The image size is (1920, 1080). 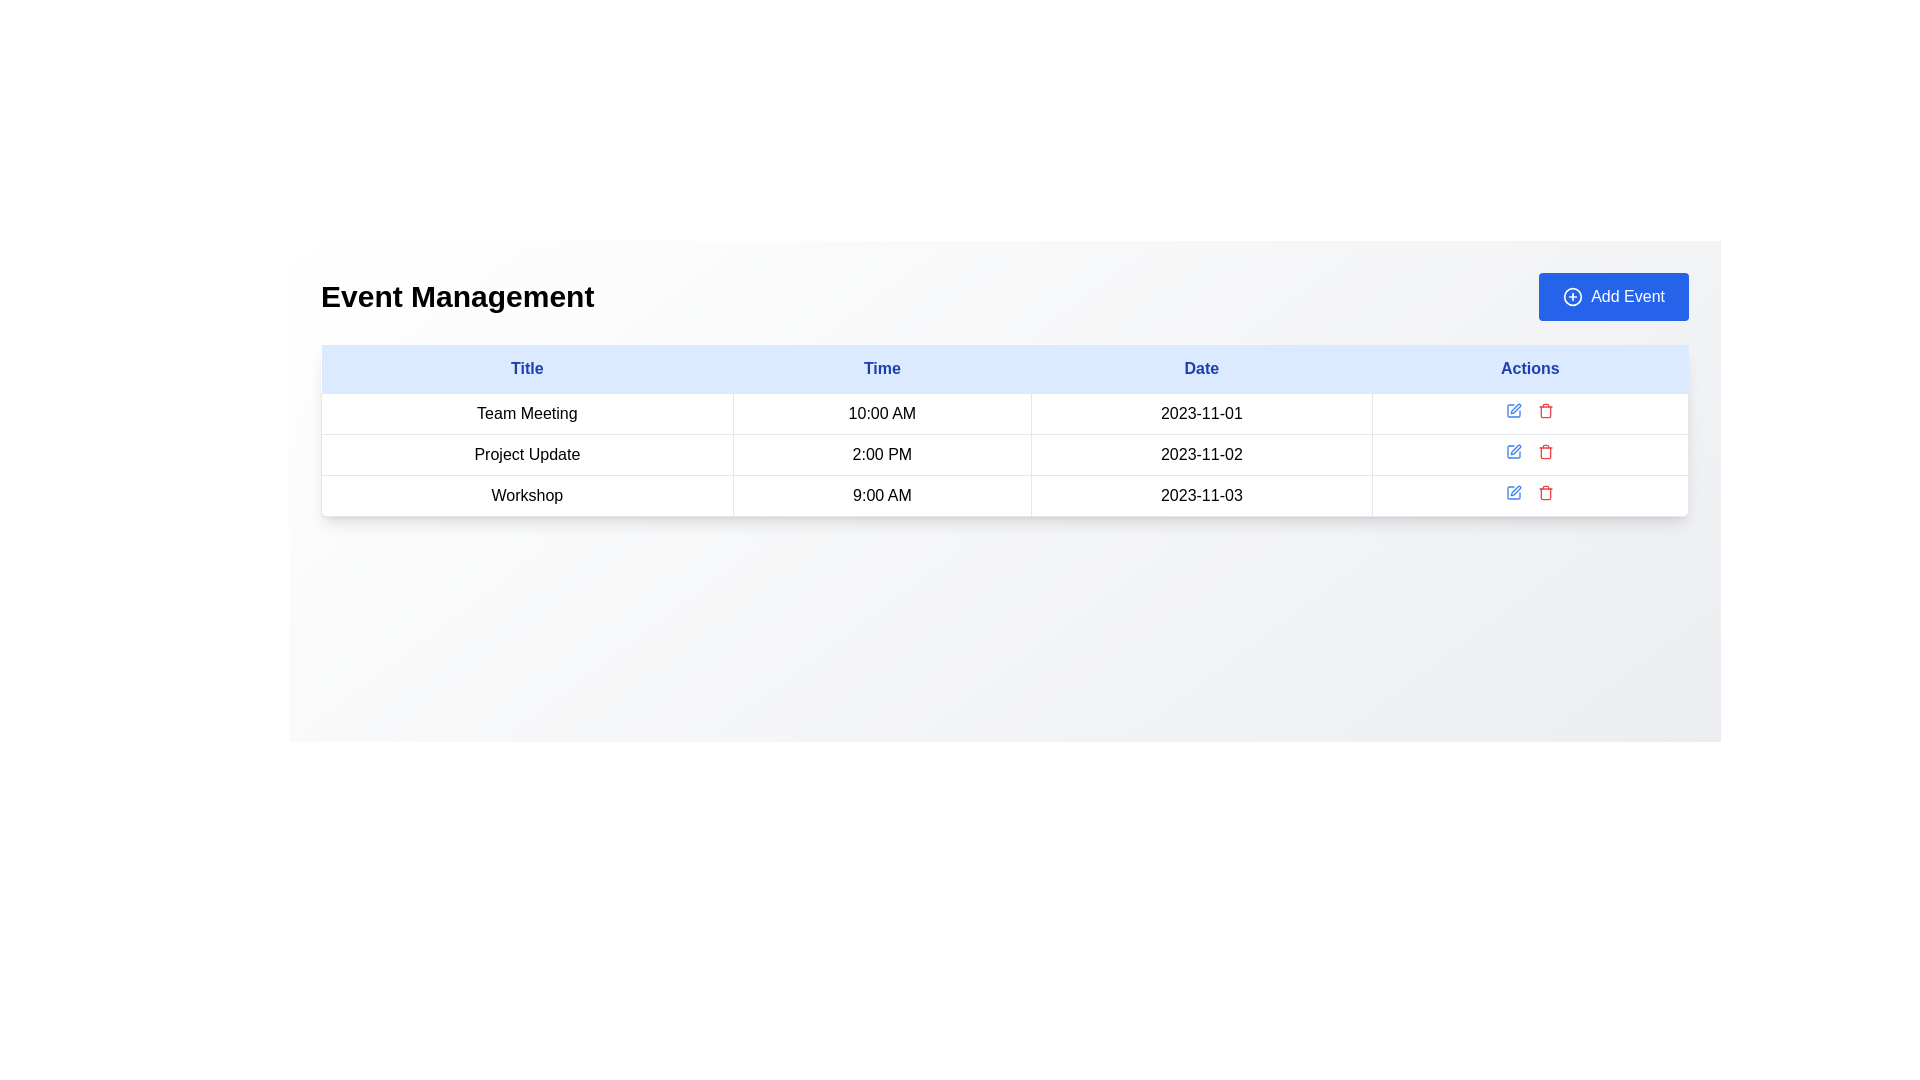 What do you see at coordinates (1200, 495) in the screenshot?
I see `the Text Label displaying the date for the event titled 'Workshop', located in the third column of the last row in a table structure, between '9:00 AM' and an empty cell` at bounding box center [1200, 495].